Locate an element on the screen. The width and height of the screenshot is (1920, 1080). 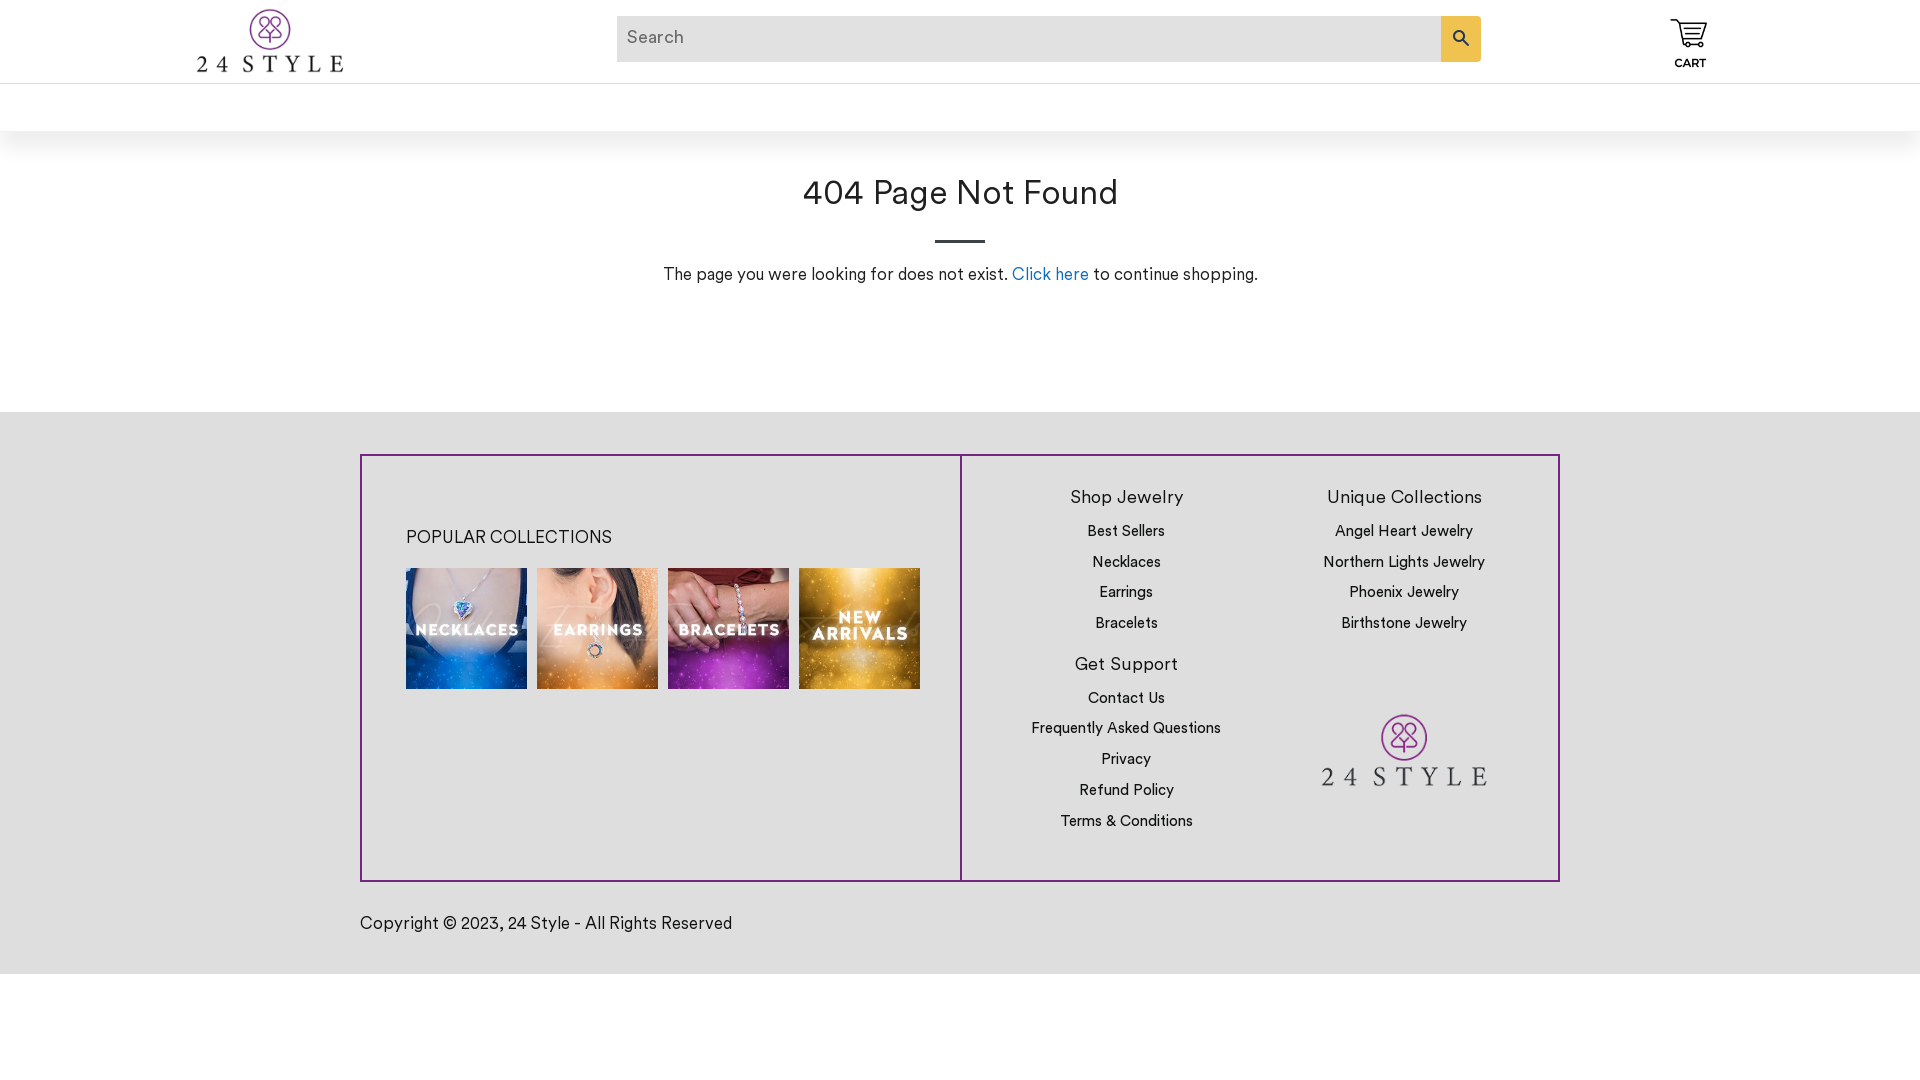
'Angel Heart Jewelry' is located at coordinates (1402, 531).